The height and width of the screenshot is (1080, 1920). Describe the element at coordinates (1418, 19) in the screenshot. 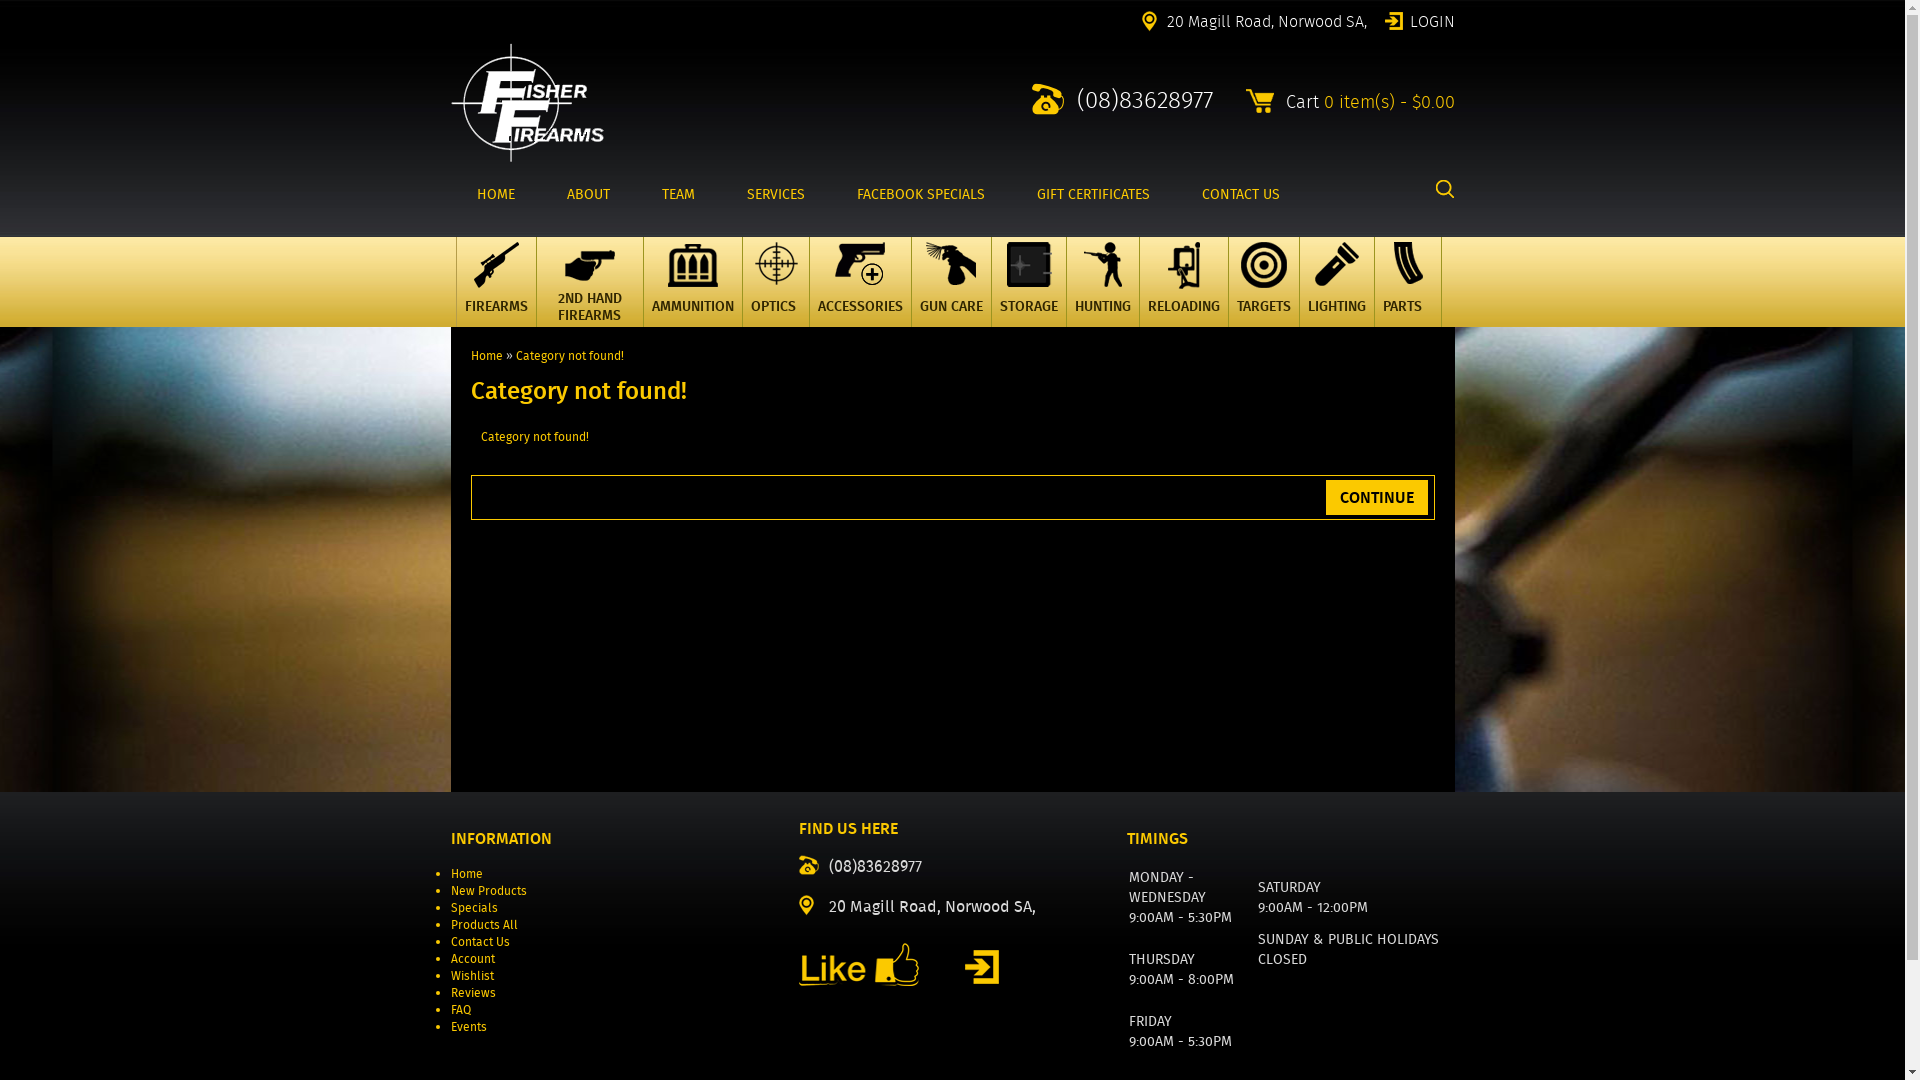

I see `'LOGIN'` at that location.